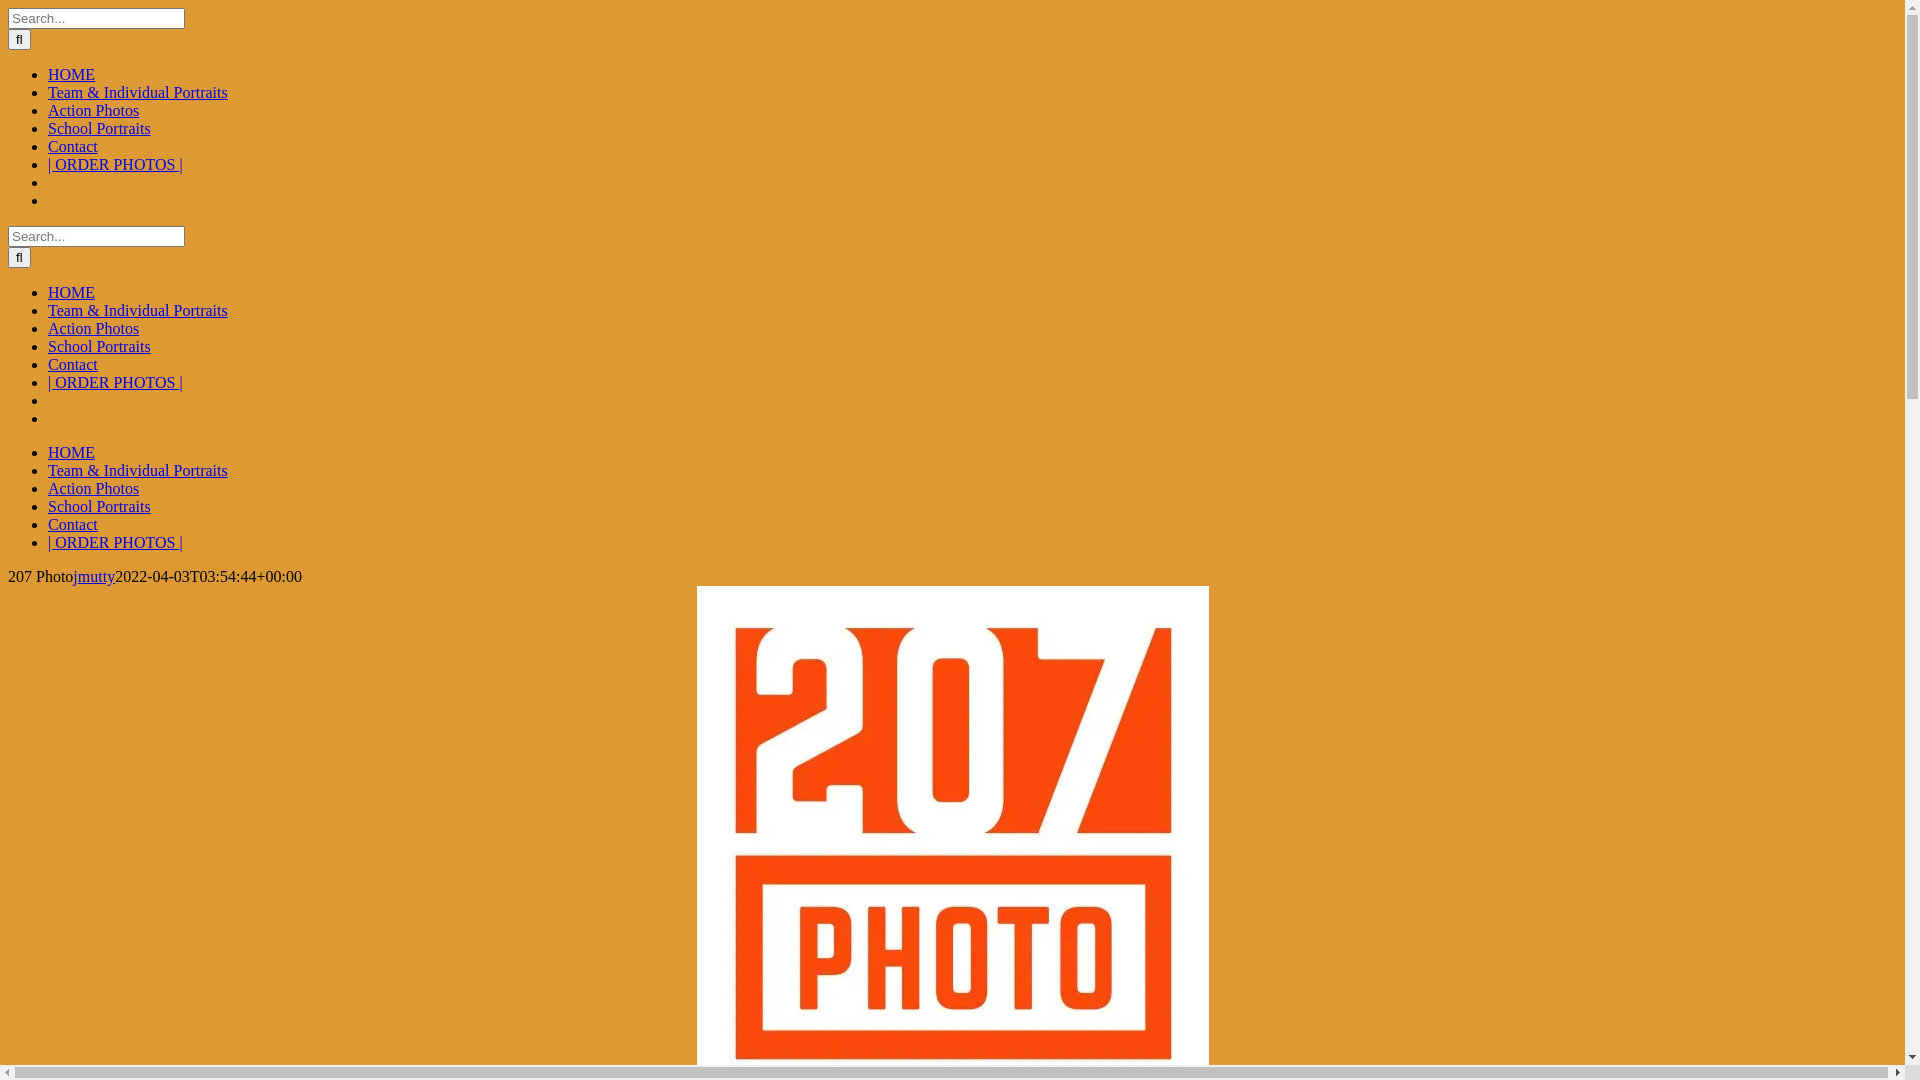 The width and height of the screenshot is (1920, 1080). What do you see at coordinates (137, 310) in the screenshot?
I see `'Team & Individual Portraits'` at bounding box center [137, 310].